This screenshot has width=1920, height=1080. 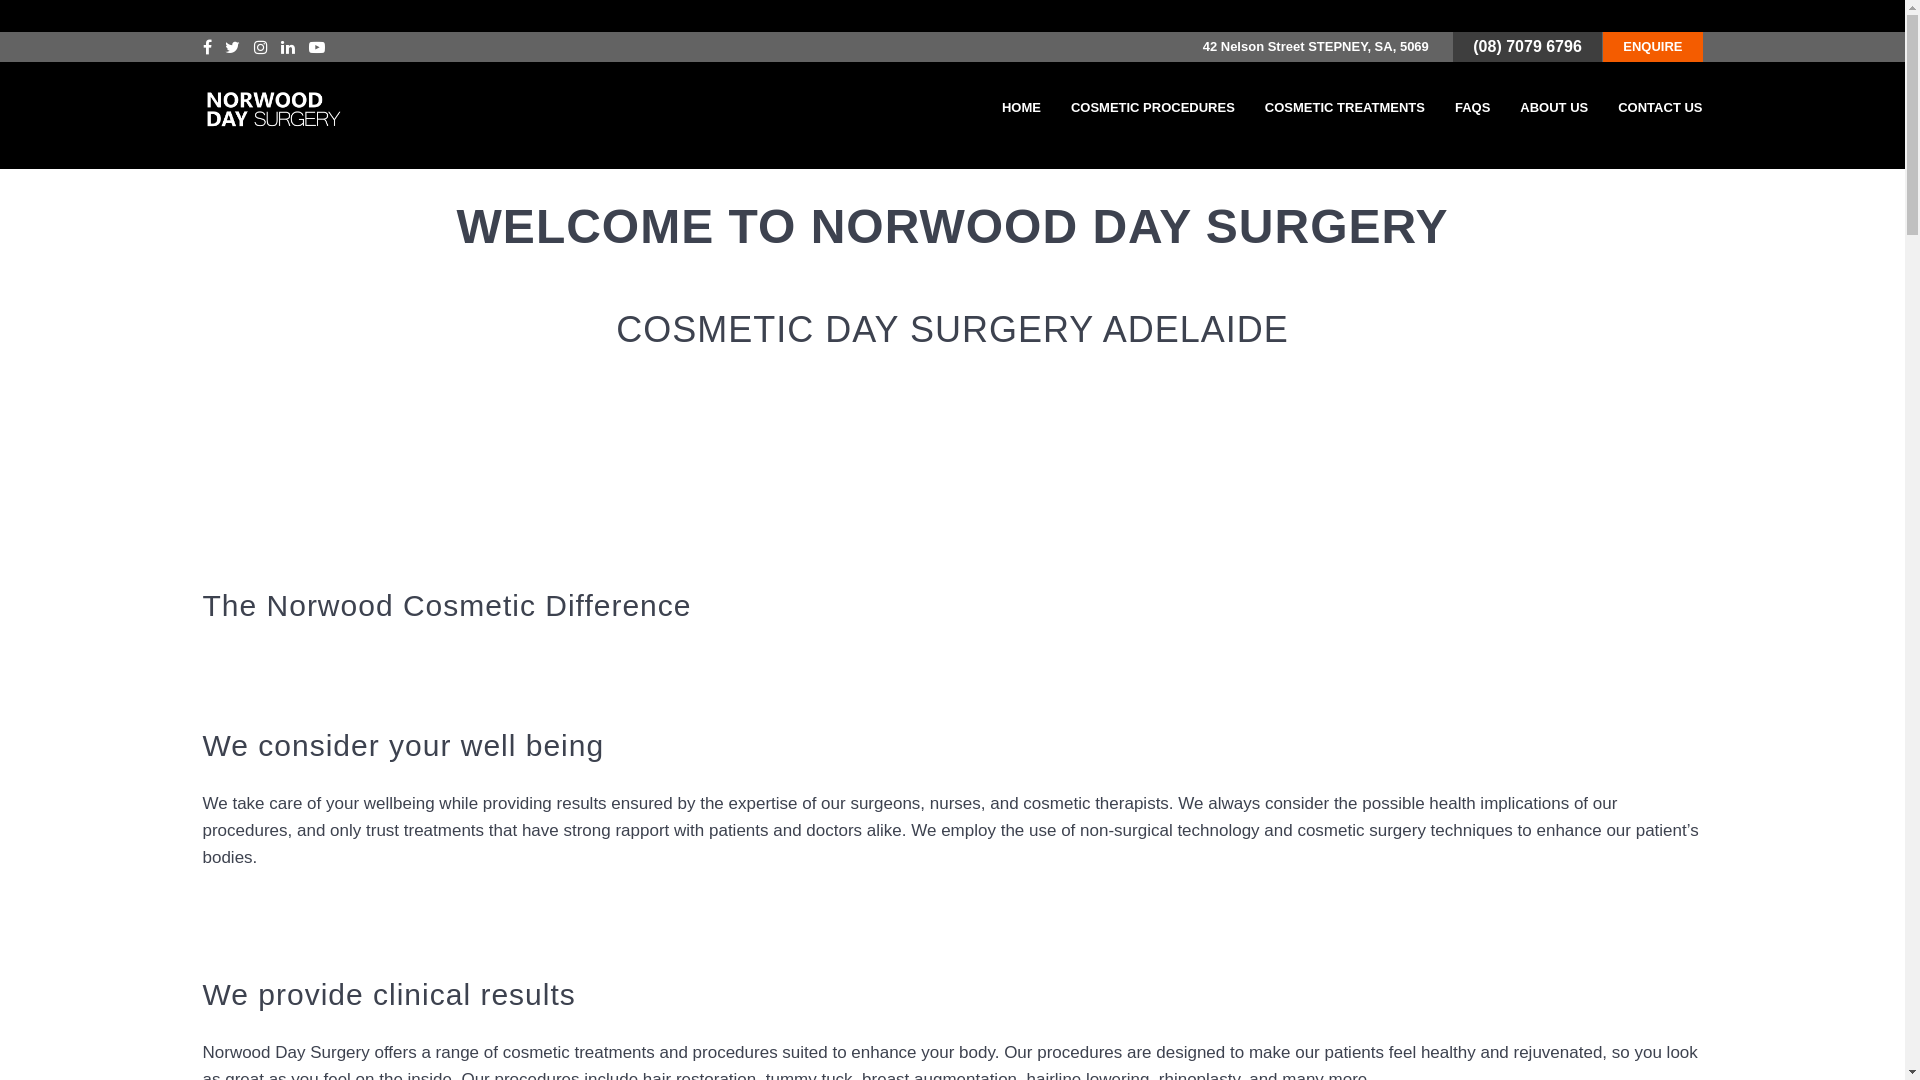 I want to click on 'COSMETIC PROCEDURES', so click(x=1152, y=108).